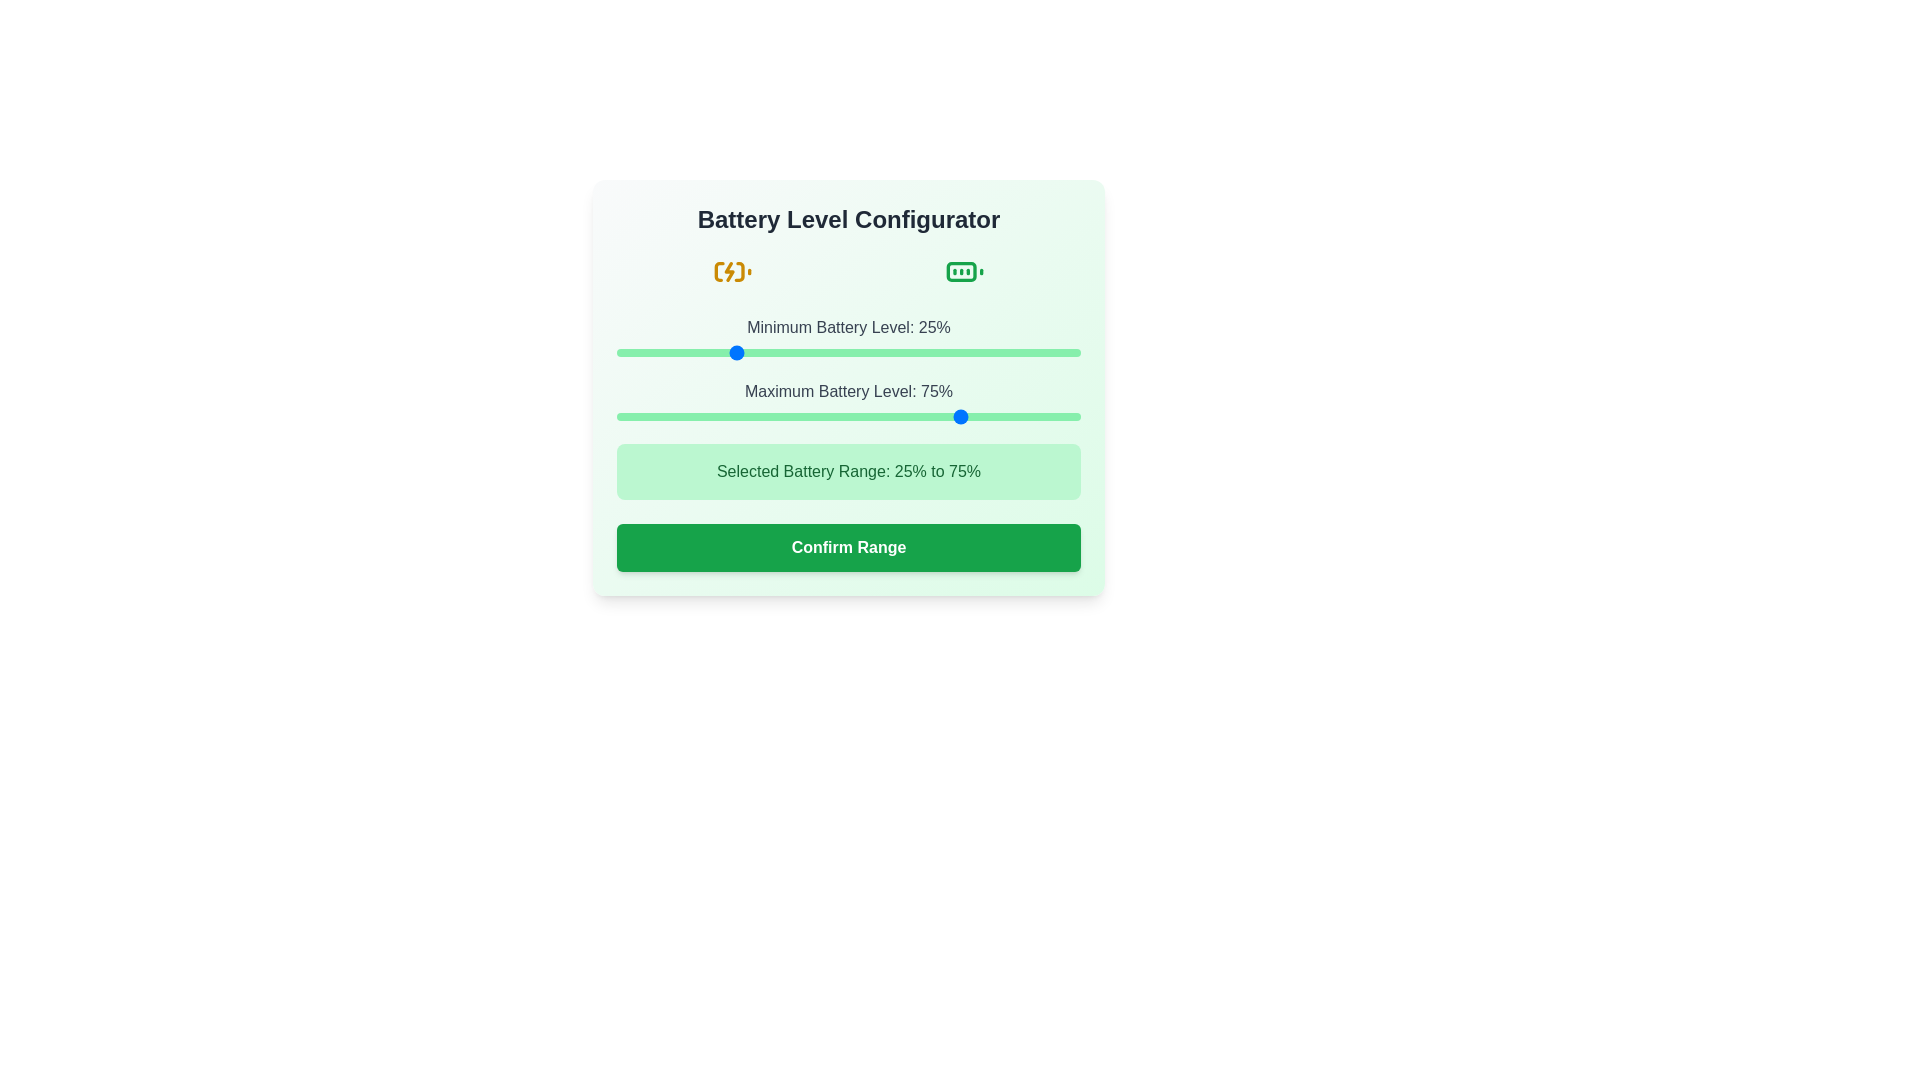  I want to click on the maximum battery level, so click(719, 415).